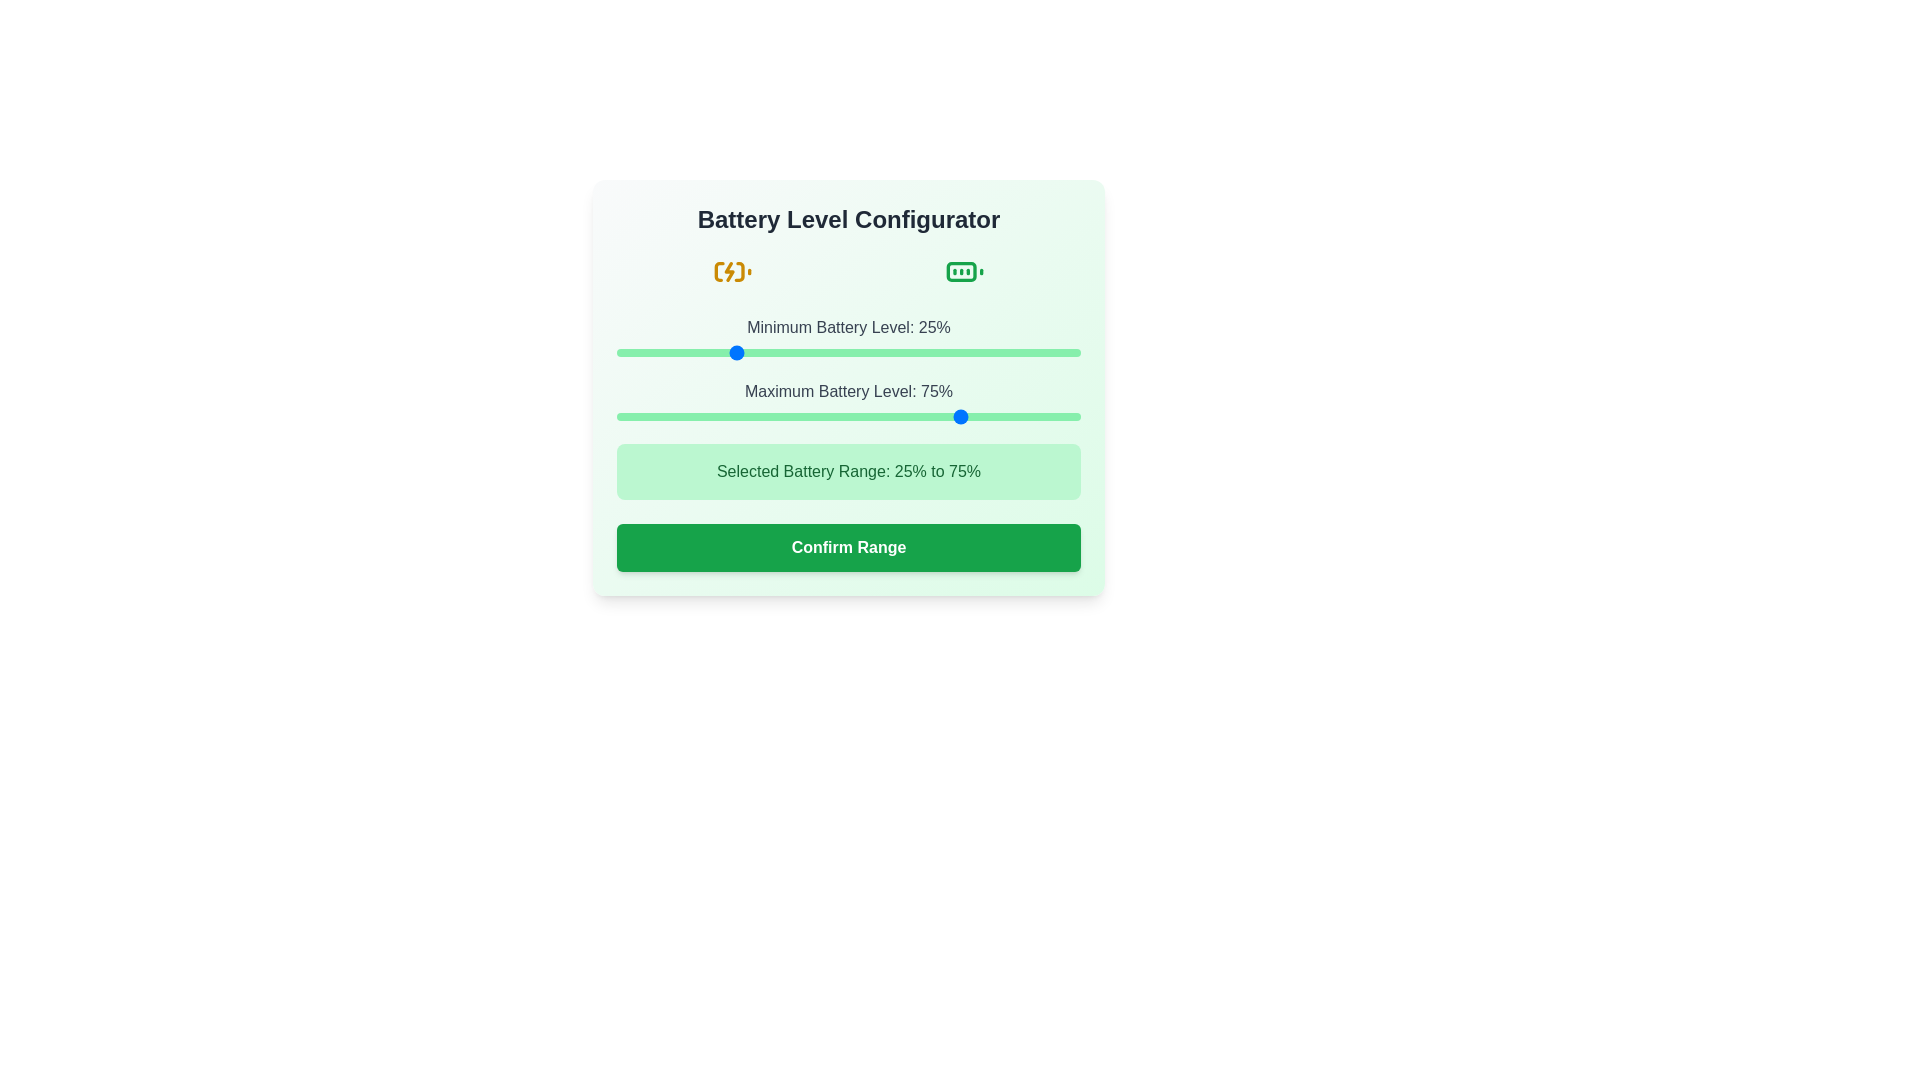  I want to click on the maximum battery level, so click(719, 415).